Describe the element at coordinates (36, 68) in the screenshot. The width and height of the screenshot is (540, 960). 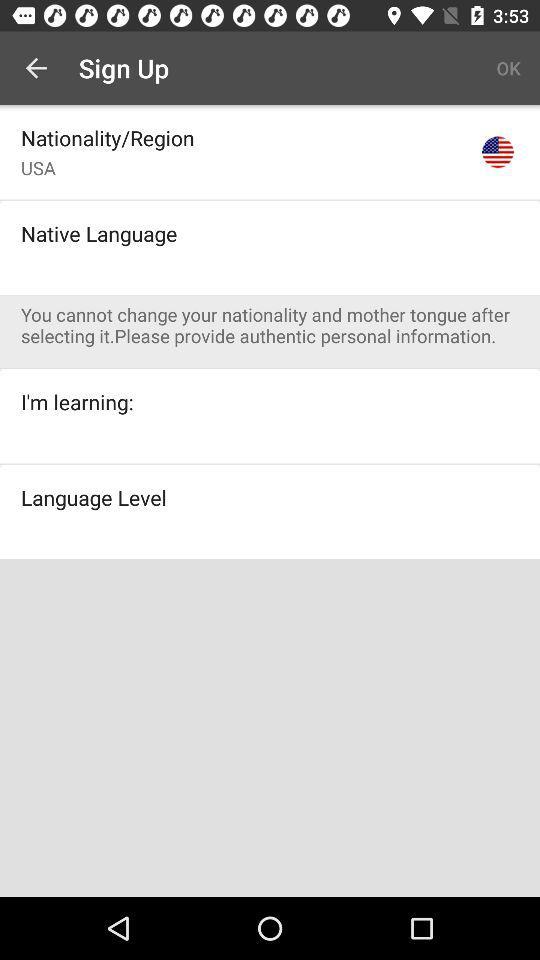
I see `the icon above the nationality/region` at that location.